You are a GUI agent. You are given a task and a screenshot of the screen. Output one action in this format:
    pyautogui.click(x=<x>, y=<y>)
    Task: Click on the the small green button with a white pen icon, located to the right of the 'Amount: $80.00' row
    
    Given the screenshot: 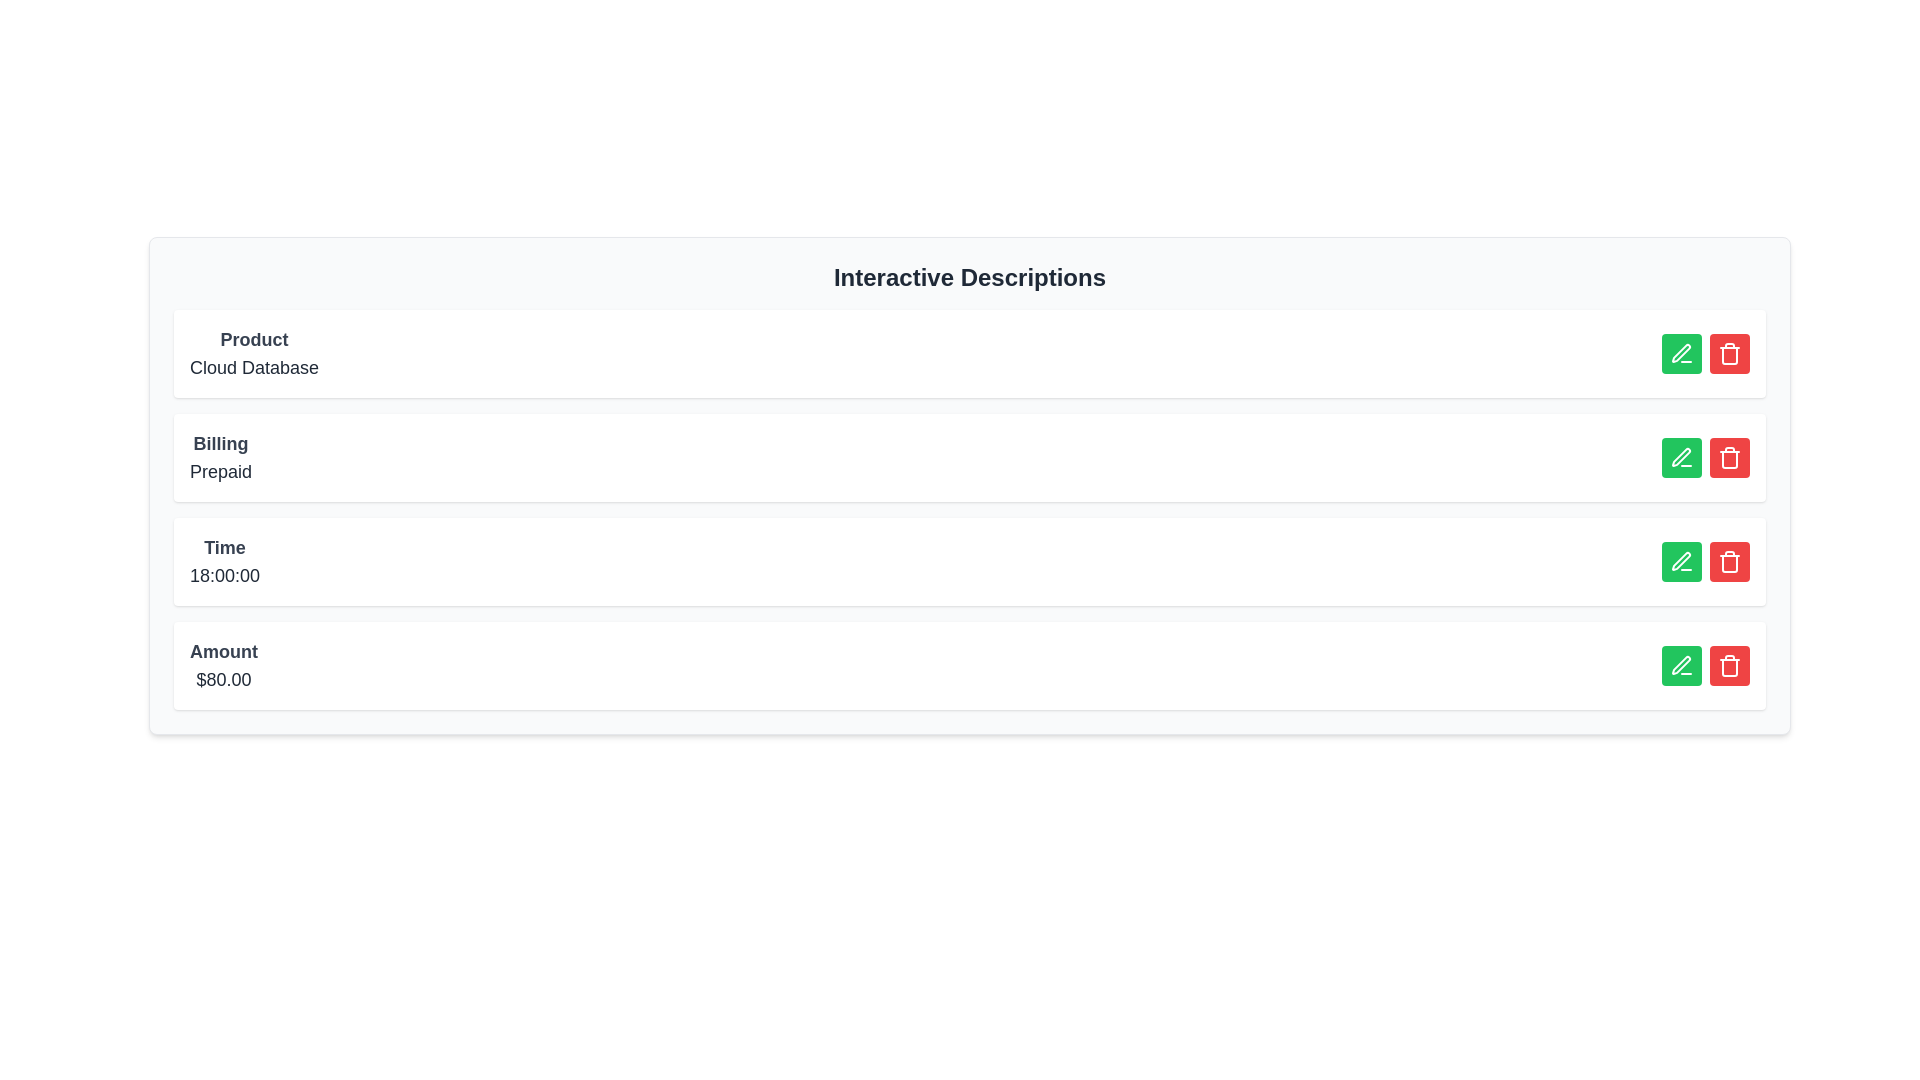 What is the action you would take?
    pyautogui.click(x=1680, y=666)
    